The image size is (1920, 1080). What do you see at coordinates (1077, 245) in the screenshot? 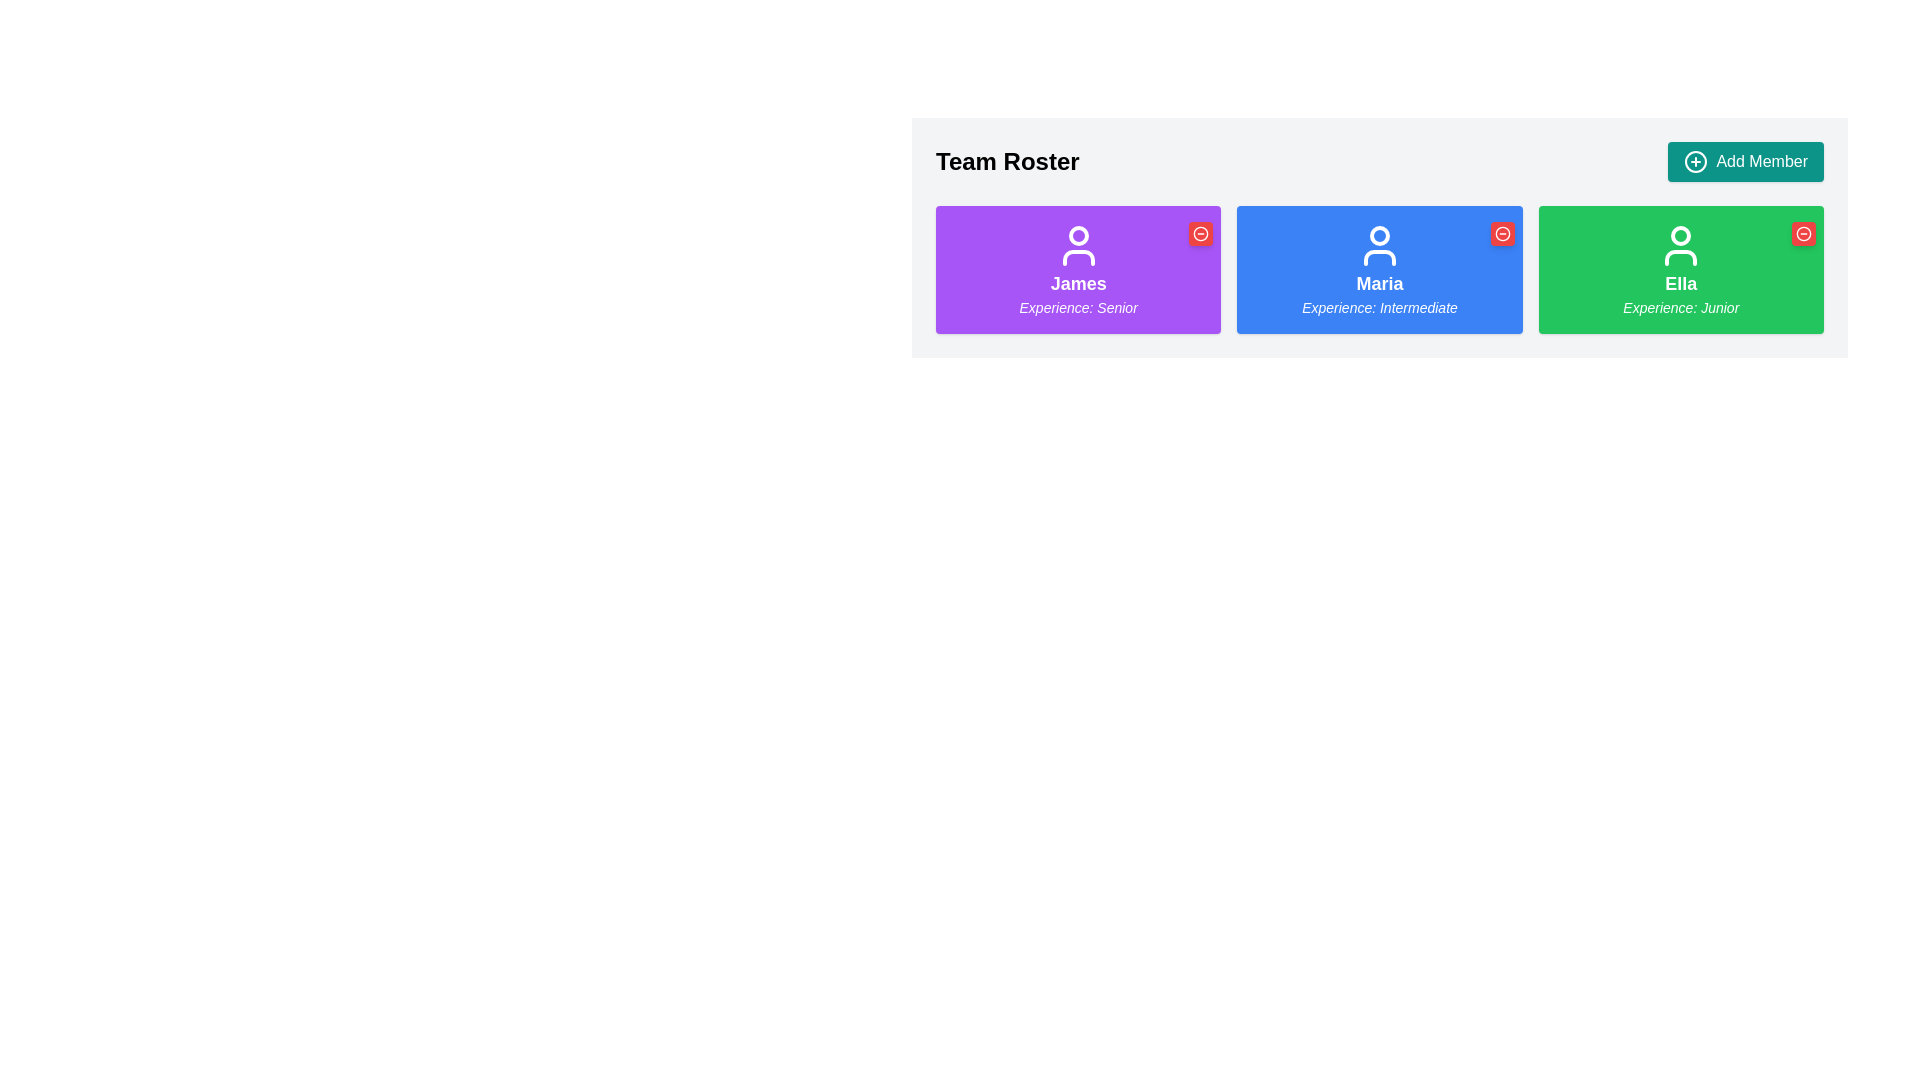
I see `the user profile icon associated with 'James' in the leftmost purple card of the 'Team Roster' section` at bounding box center [1077, 245].